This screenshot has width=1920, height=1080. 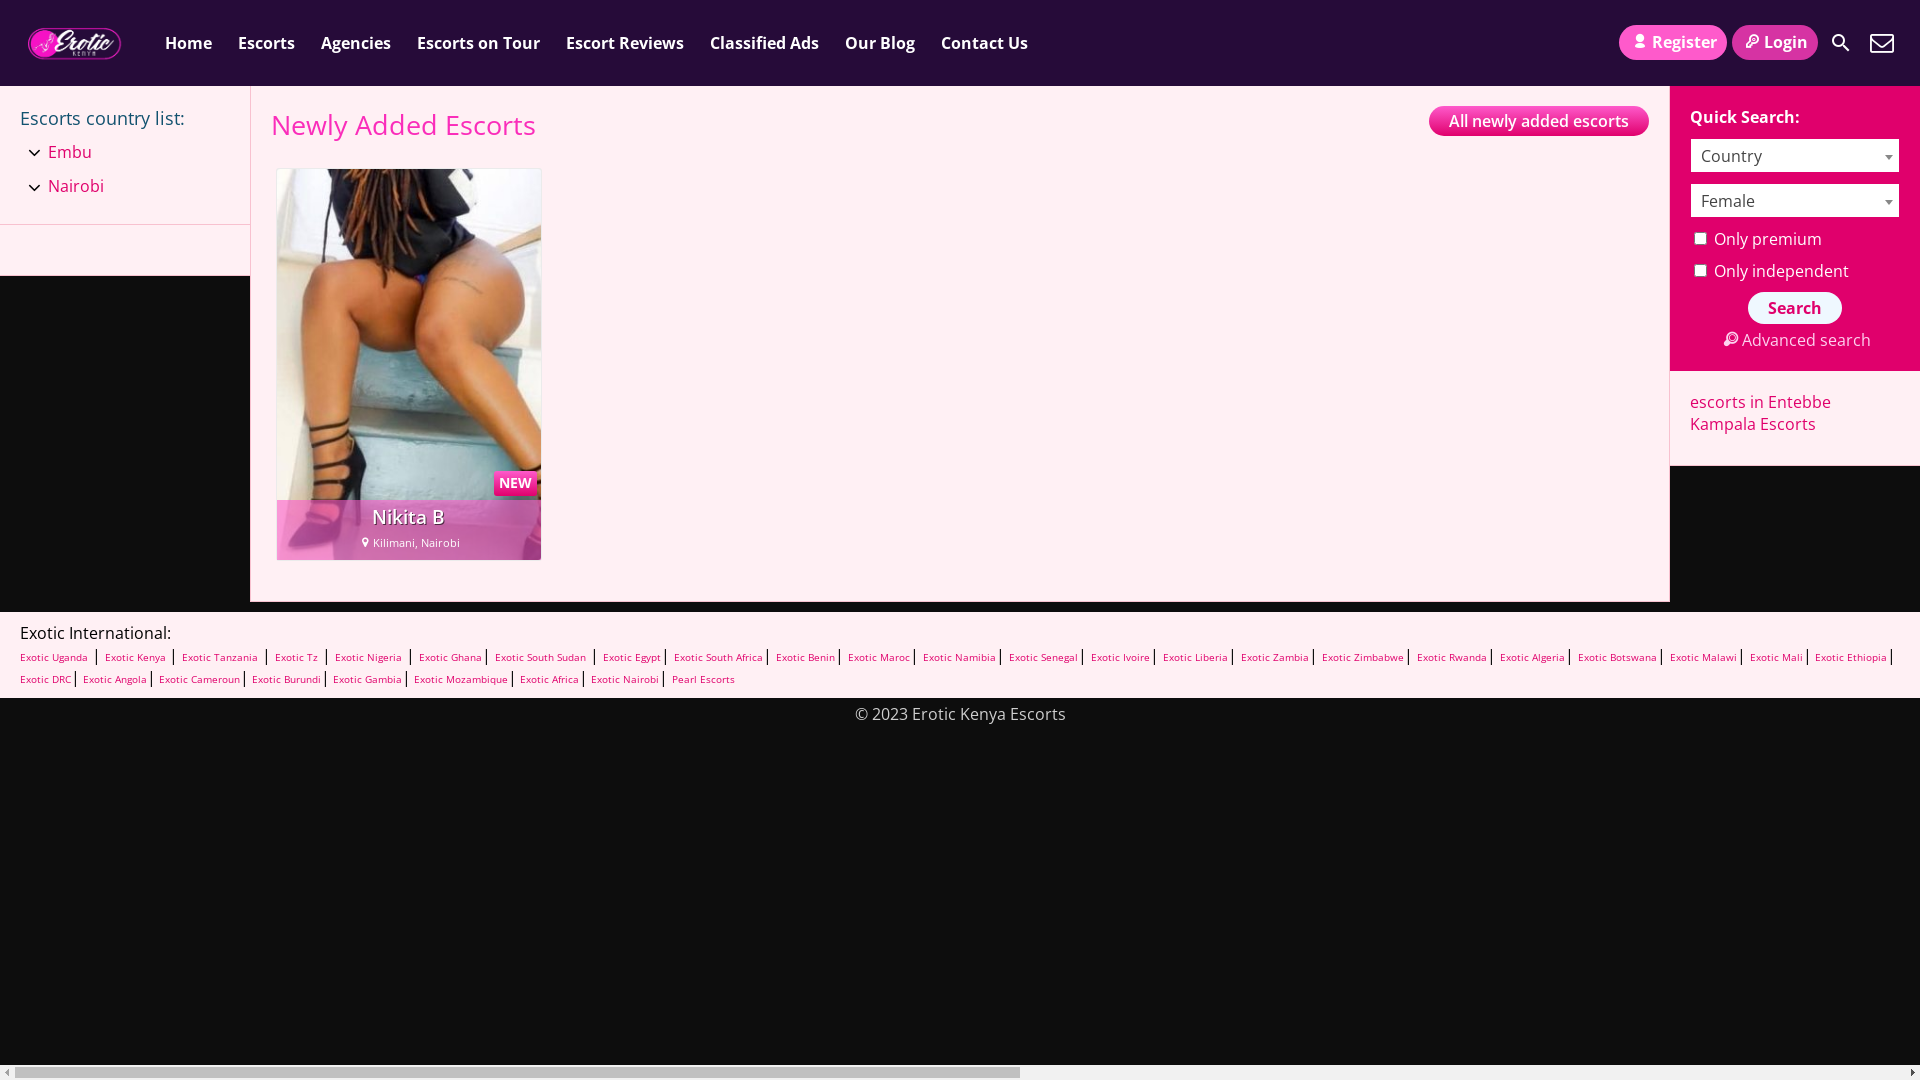 What do you see at coordinates (188, 43) in the screenshot?
I see `'Home'` at bounding box center [188, 43].